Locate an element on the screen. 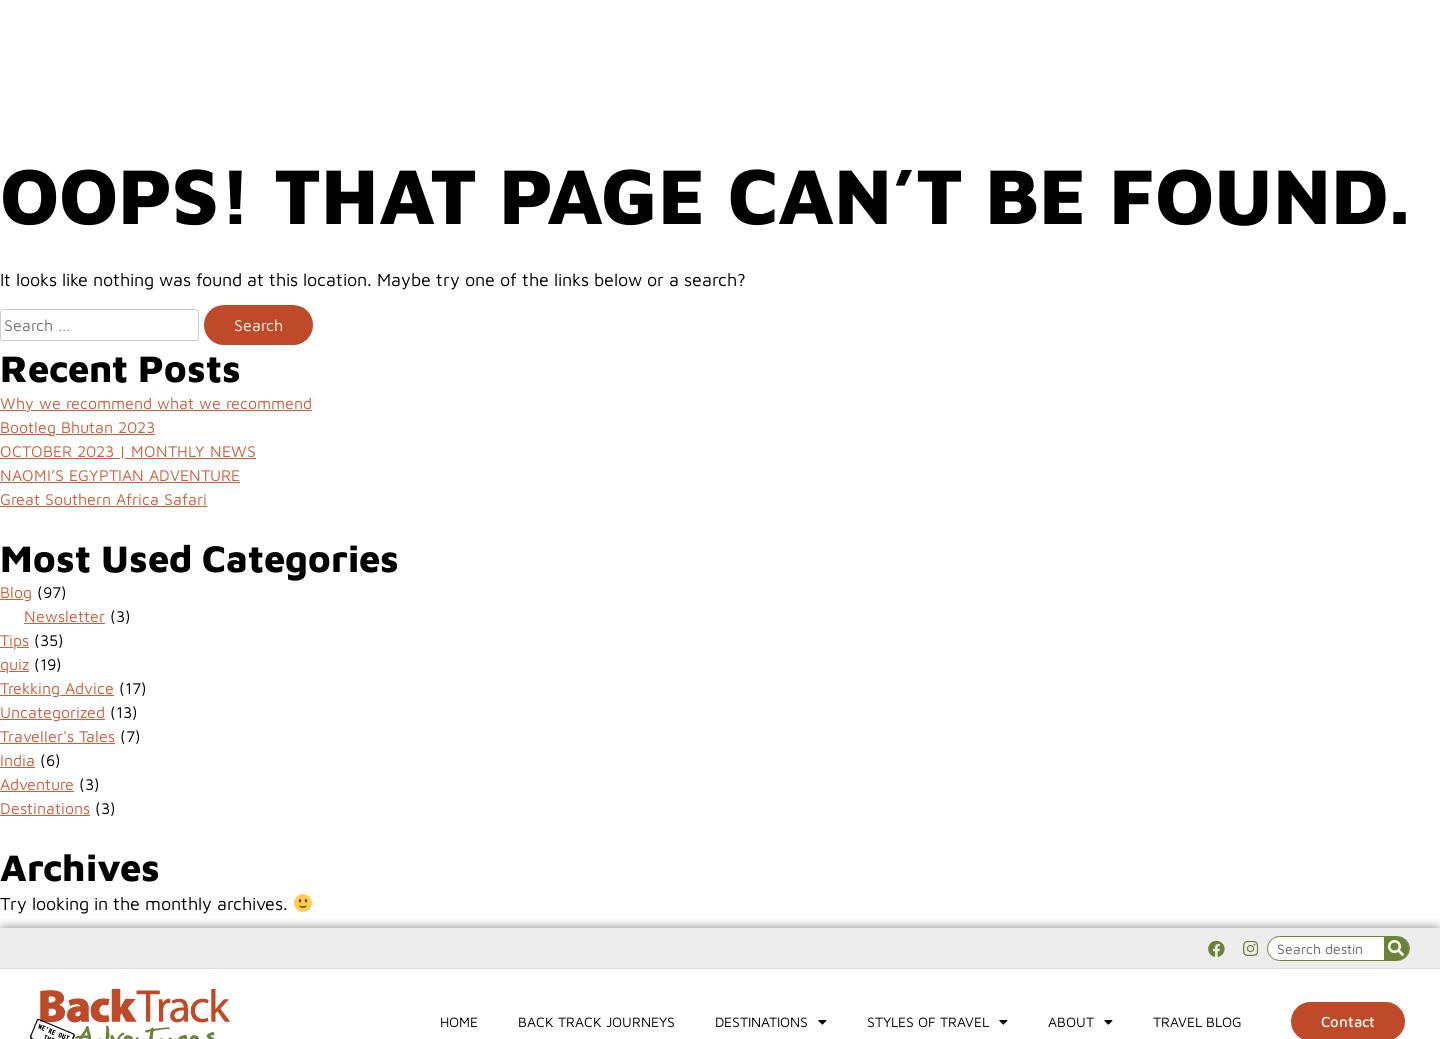 The width and height of the screenshot is (1440, 1039). 'Home' is located at coordinates (458, 91).